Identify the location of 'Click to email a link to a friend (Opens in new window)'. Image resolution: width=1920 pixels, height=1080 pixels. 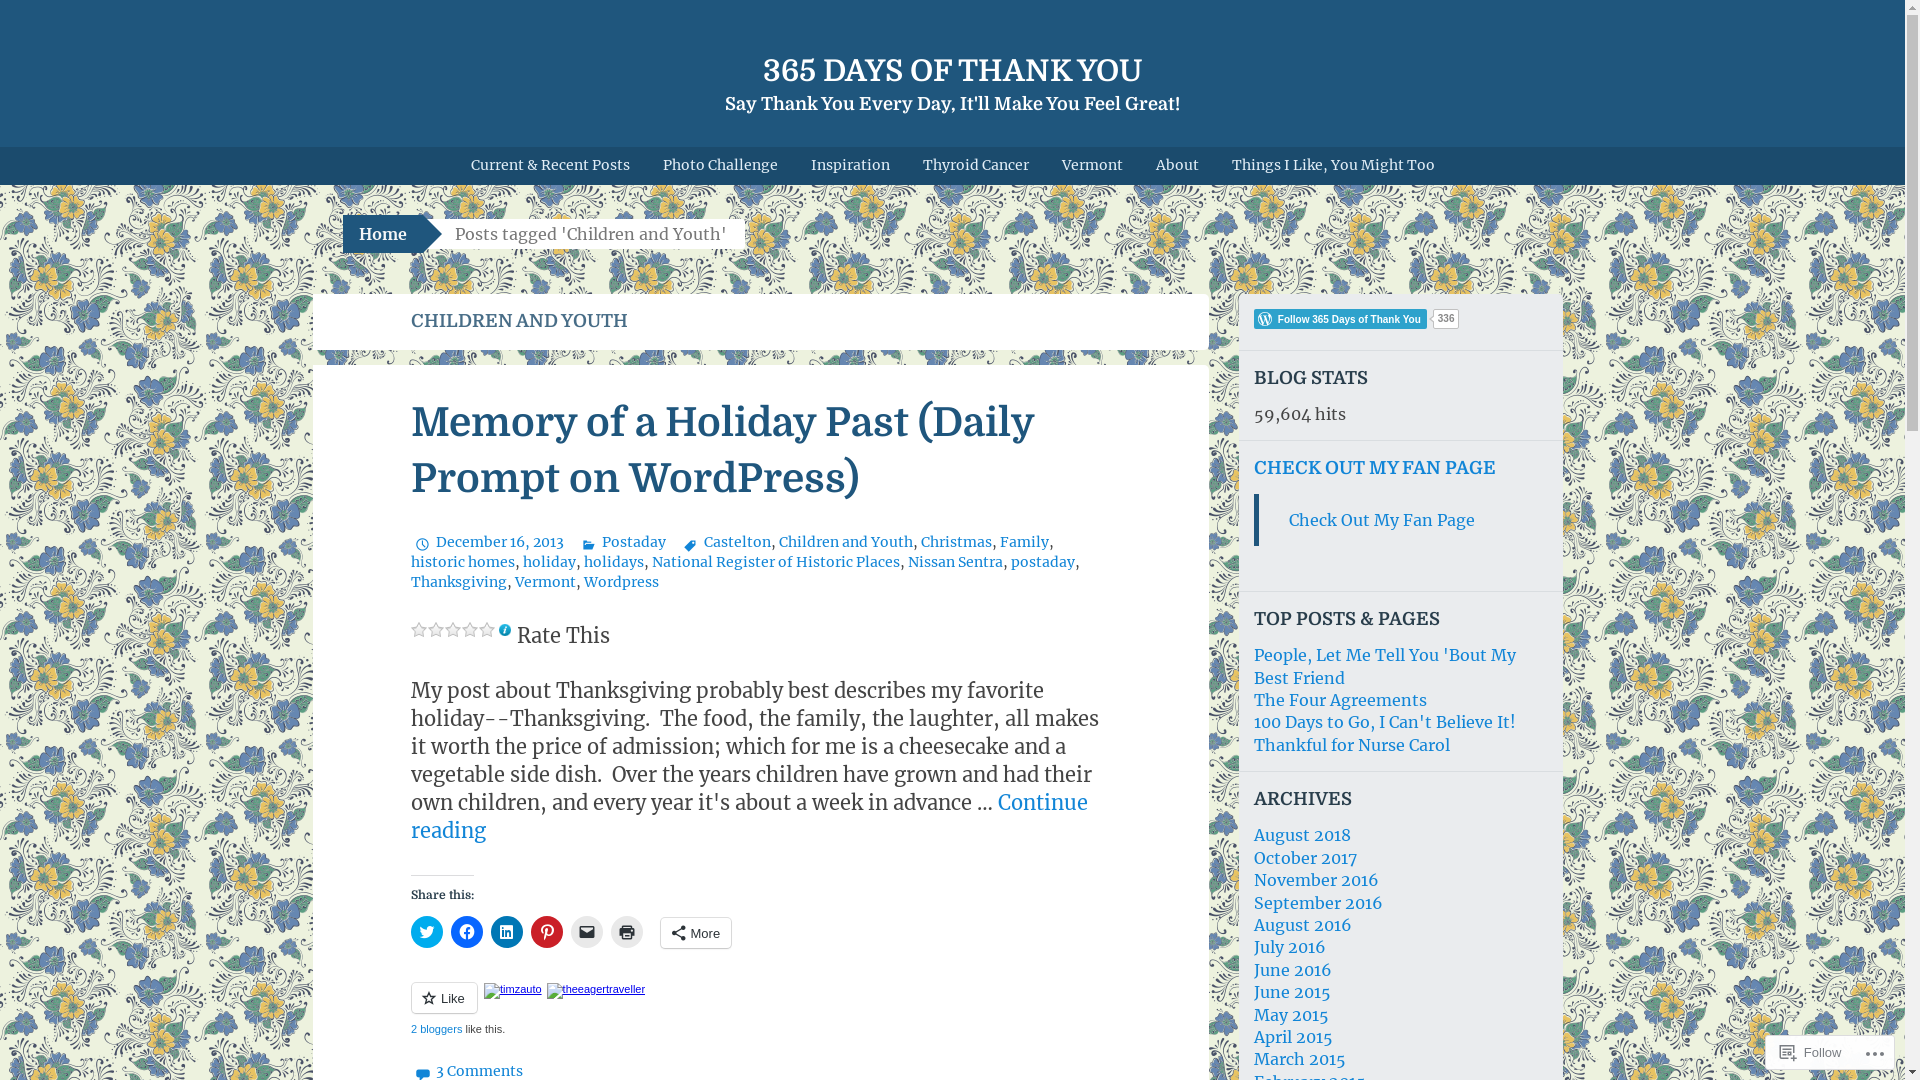
(584, 932).